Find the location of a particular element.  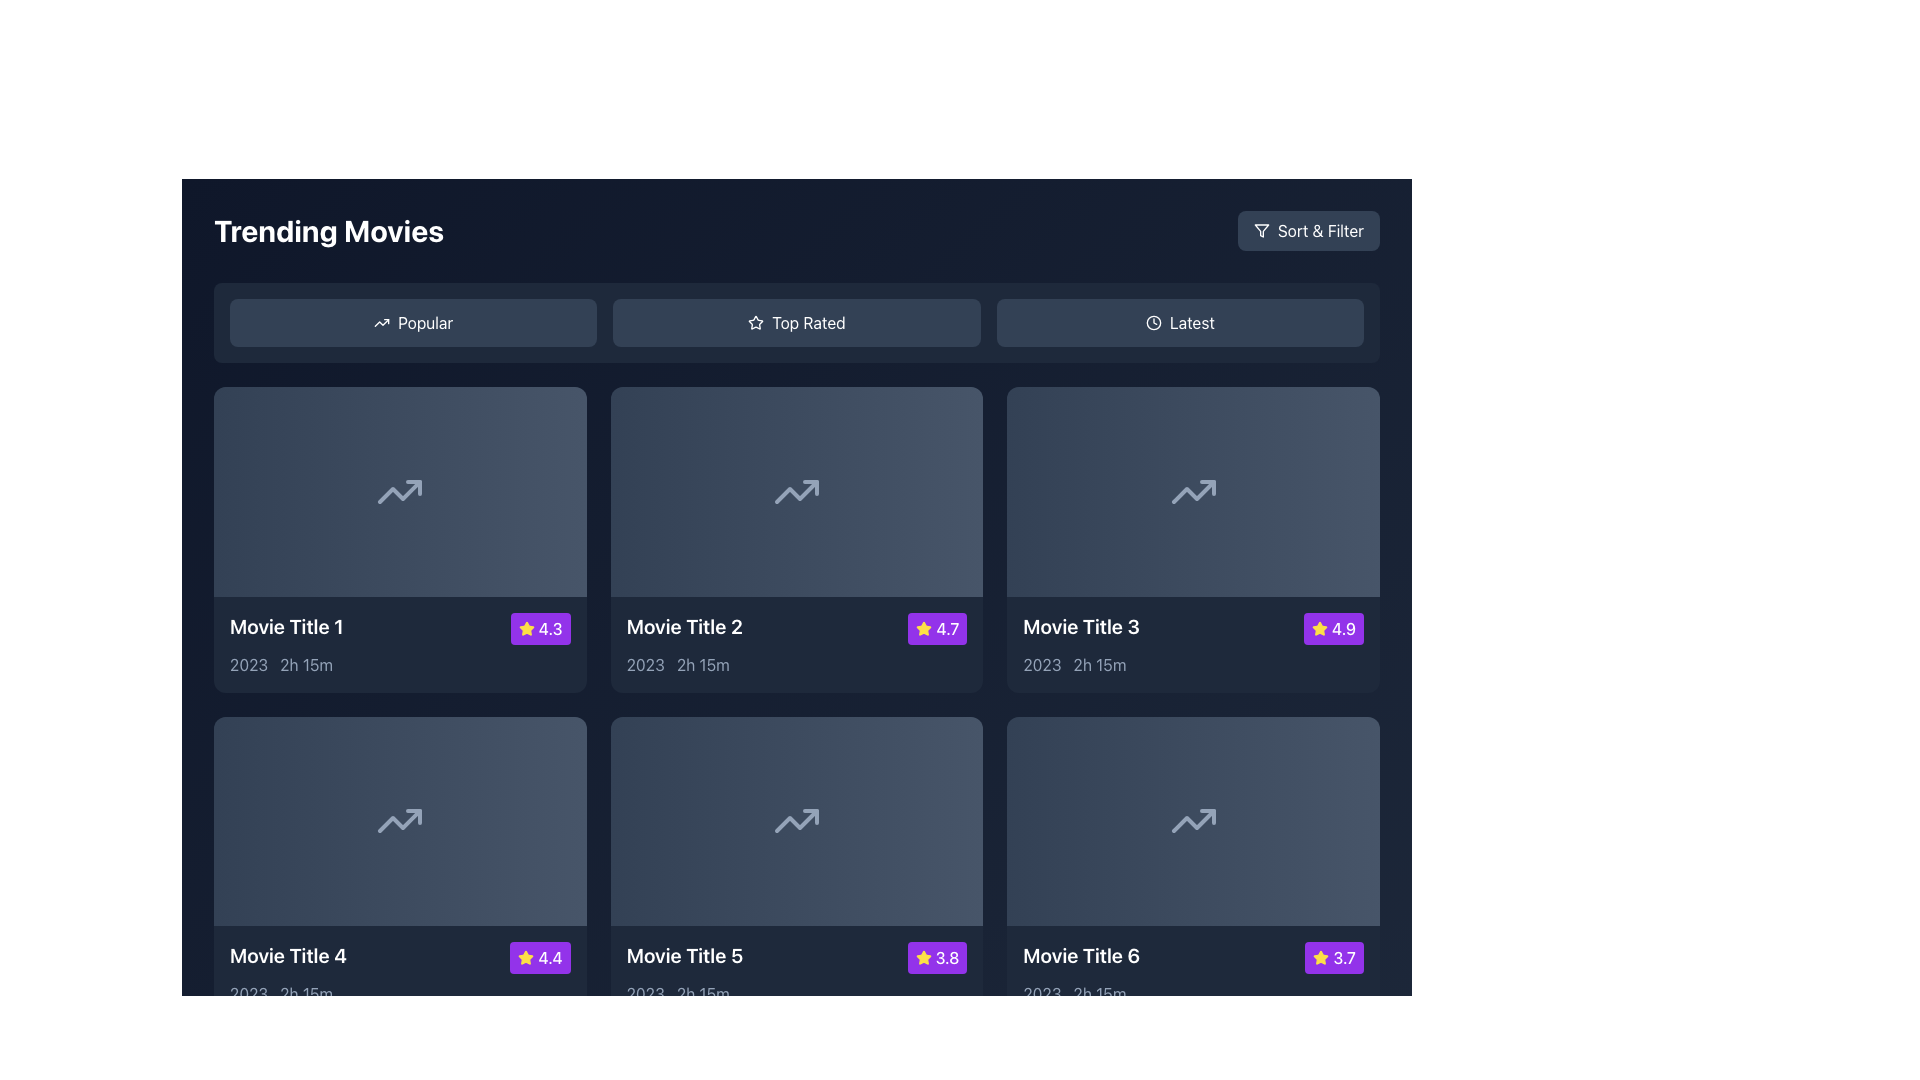

the Rating Display element located in the bottom-right corner of the 'Movie Title 5' card to visually inspect the movie's rating is located at coordinates (936, 957).